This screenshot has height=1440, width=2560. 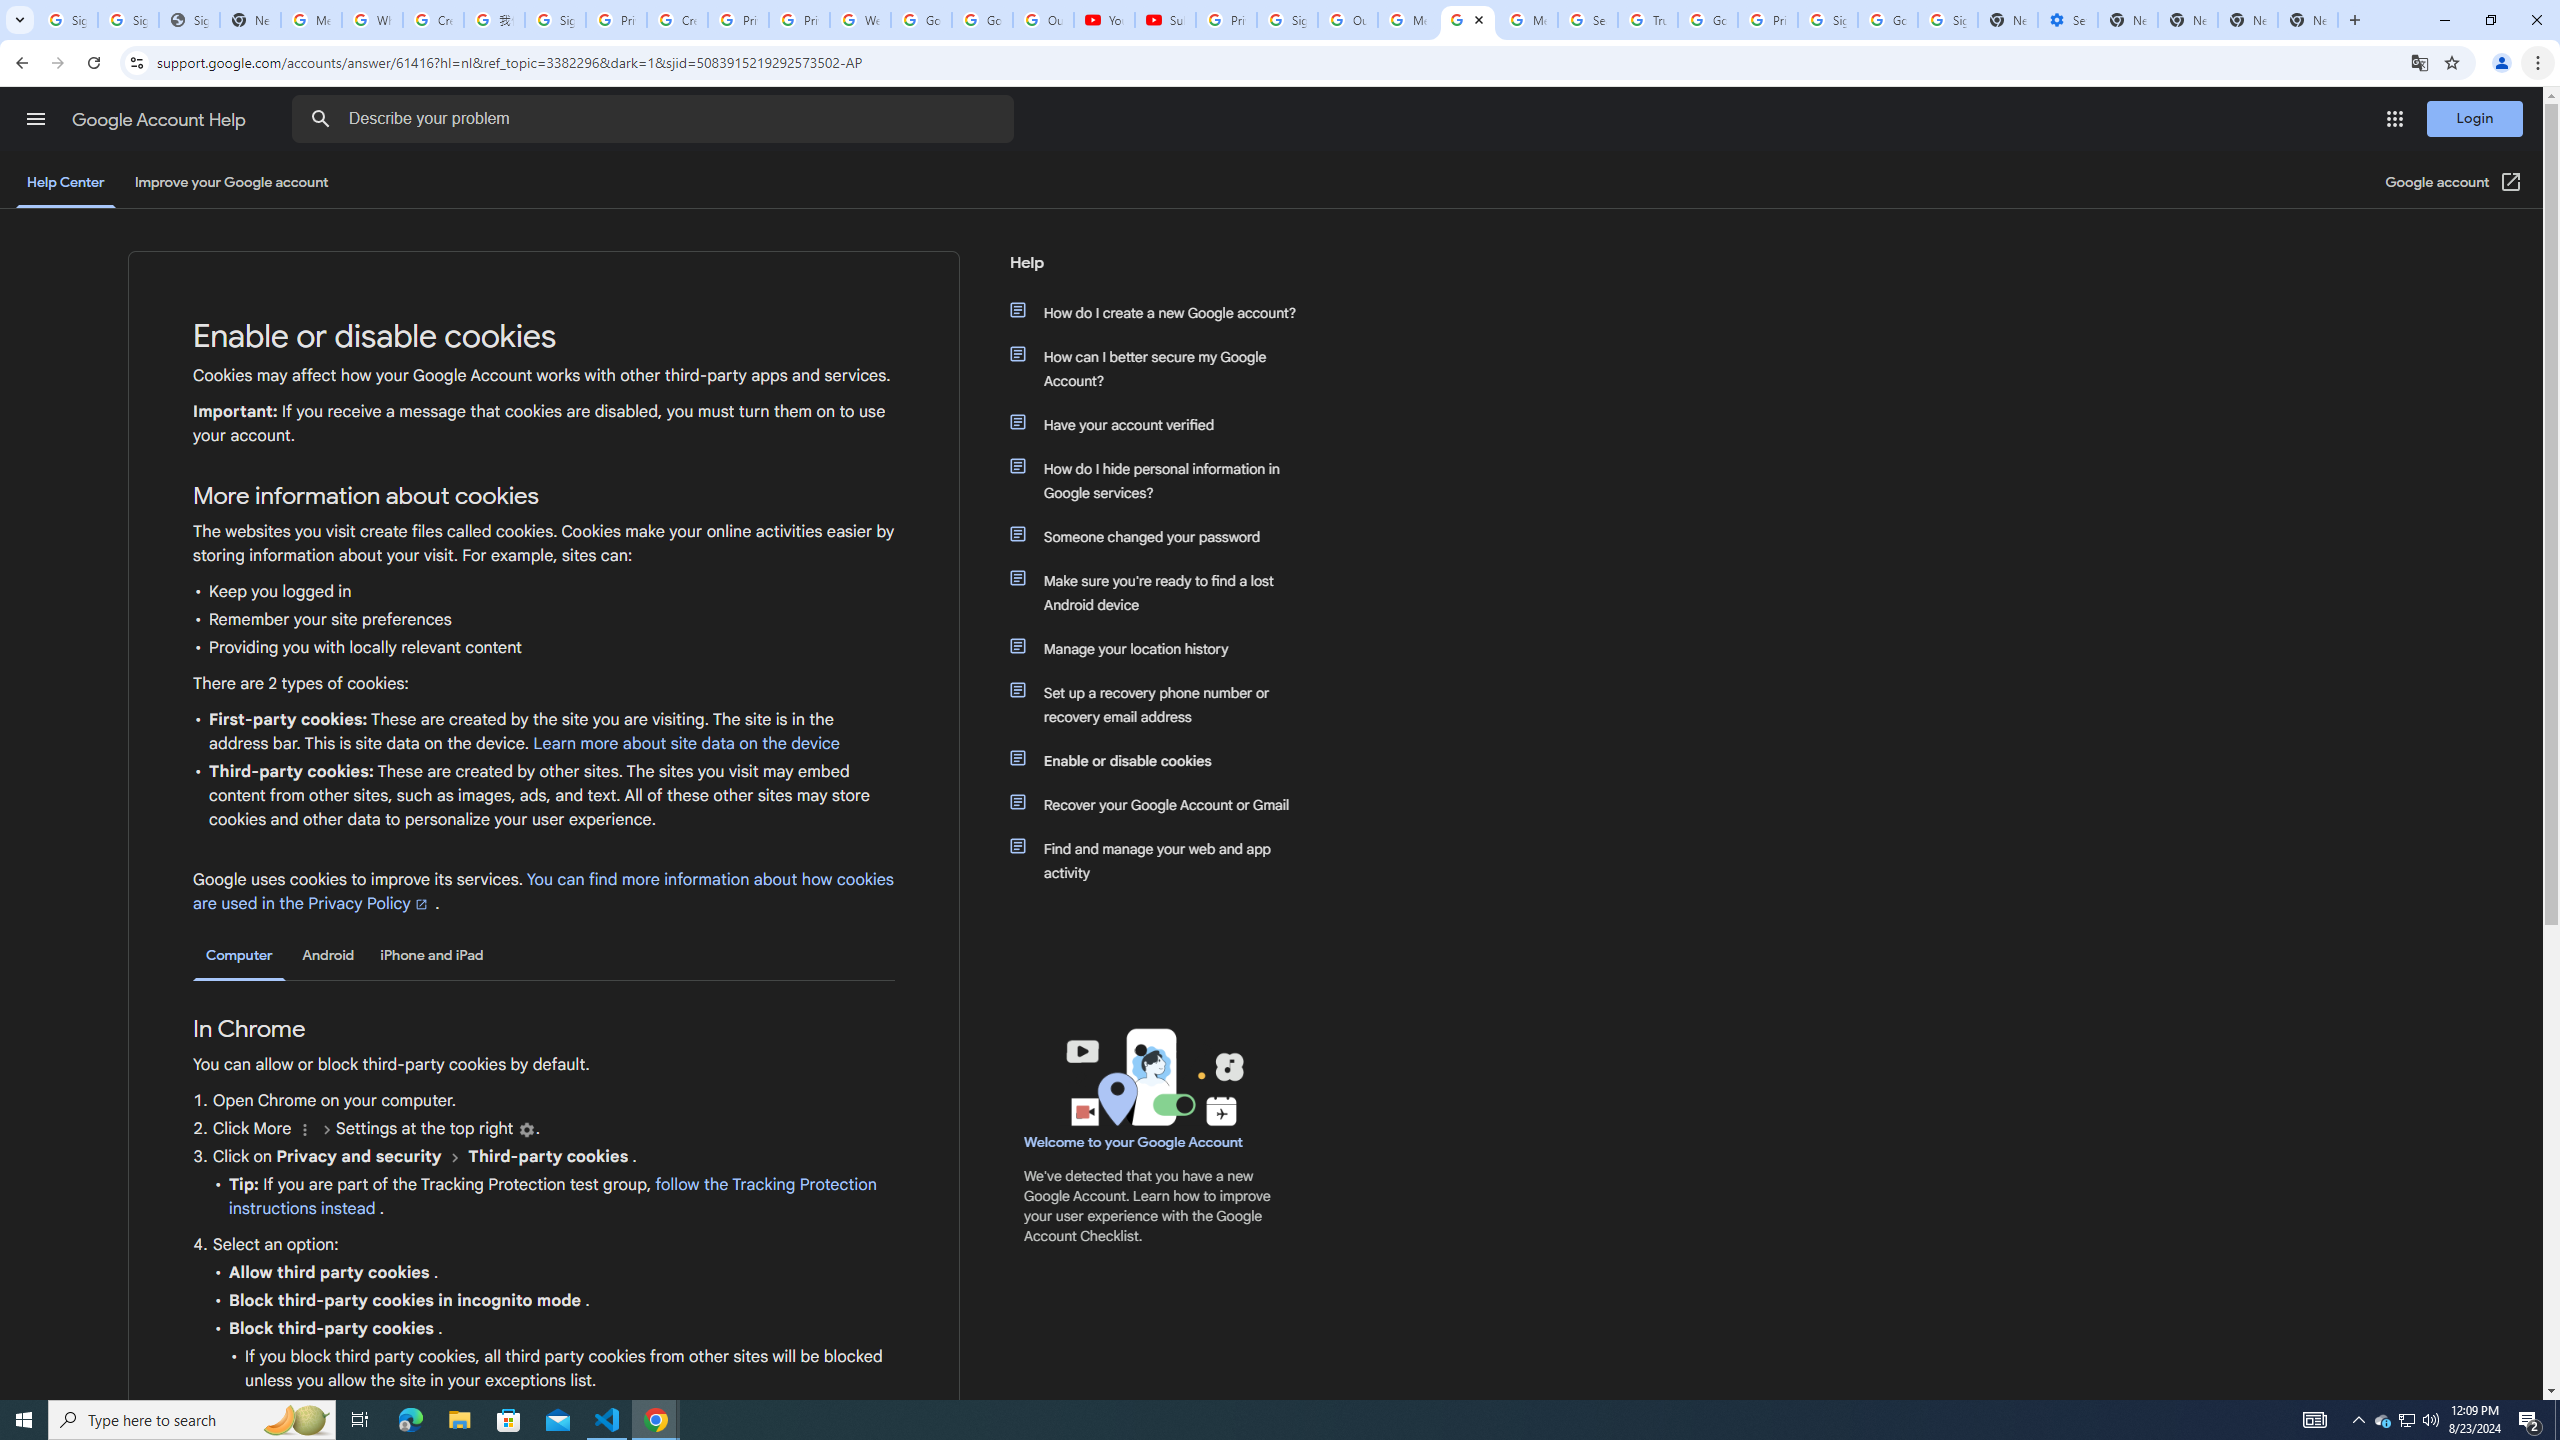 I want to click on 'More', so click(x=303, y=1129).